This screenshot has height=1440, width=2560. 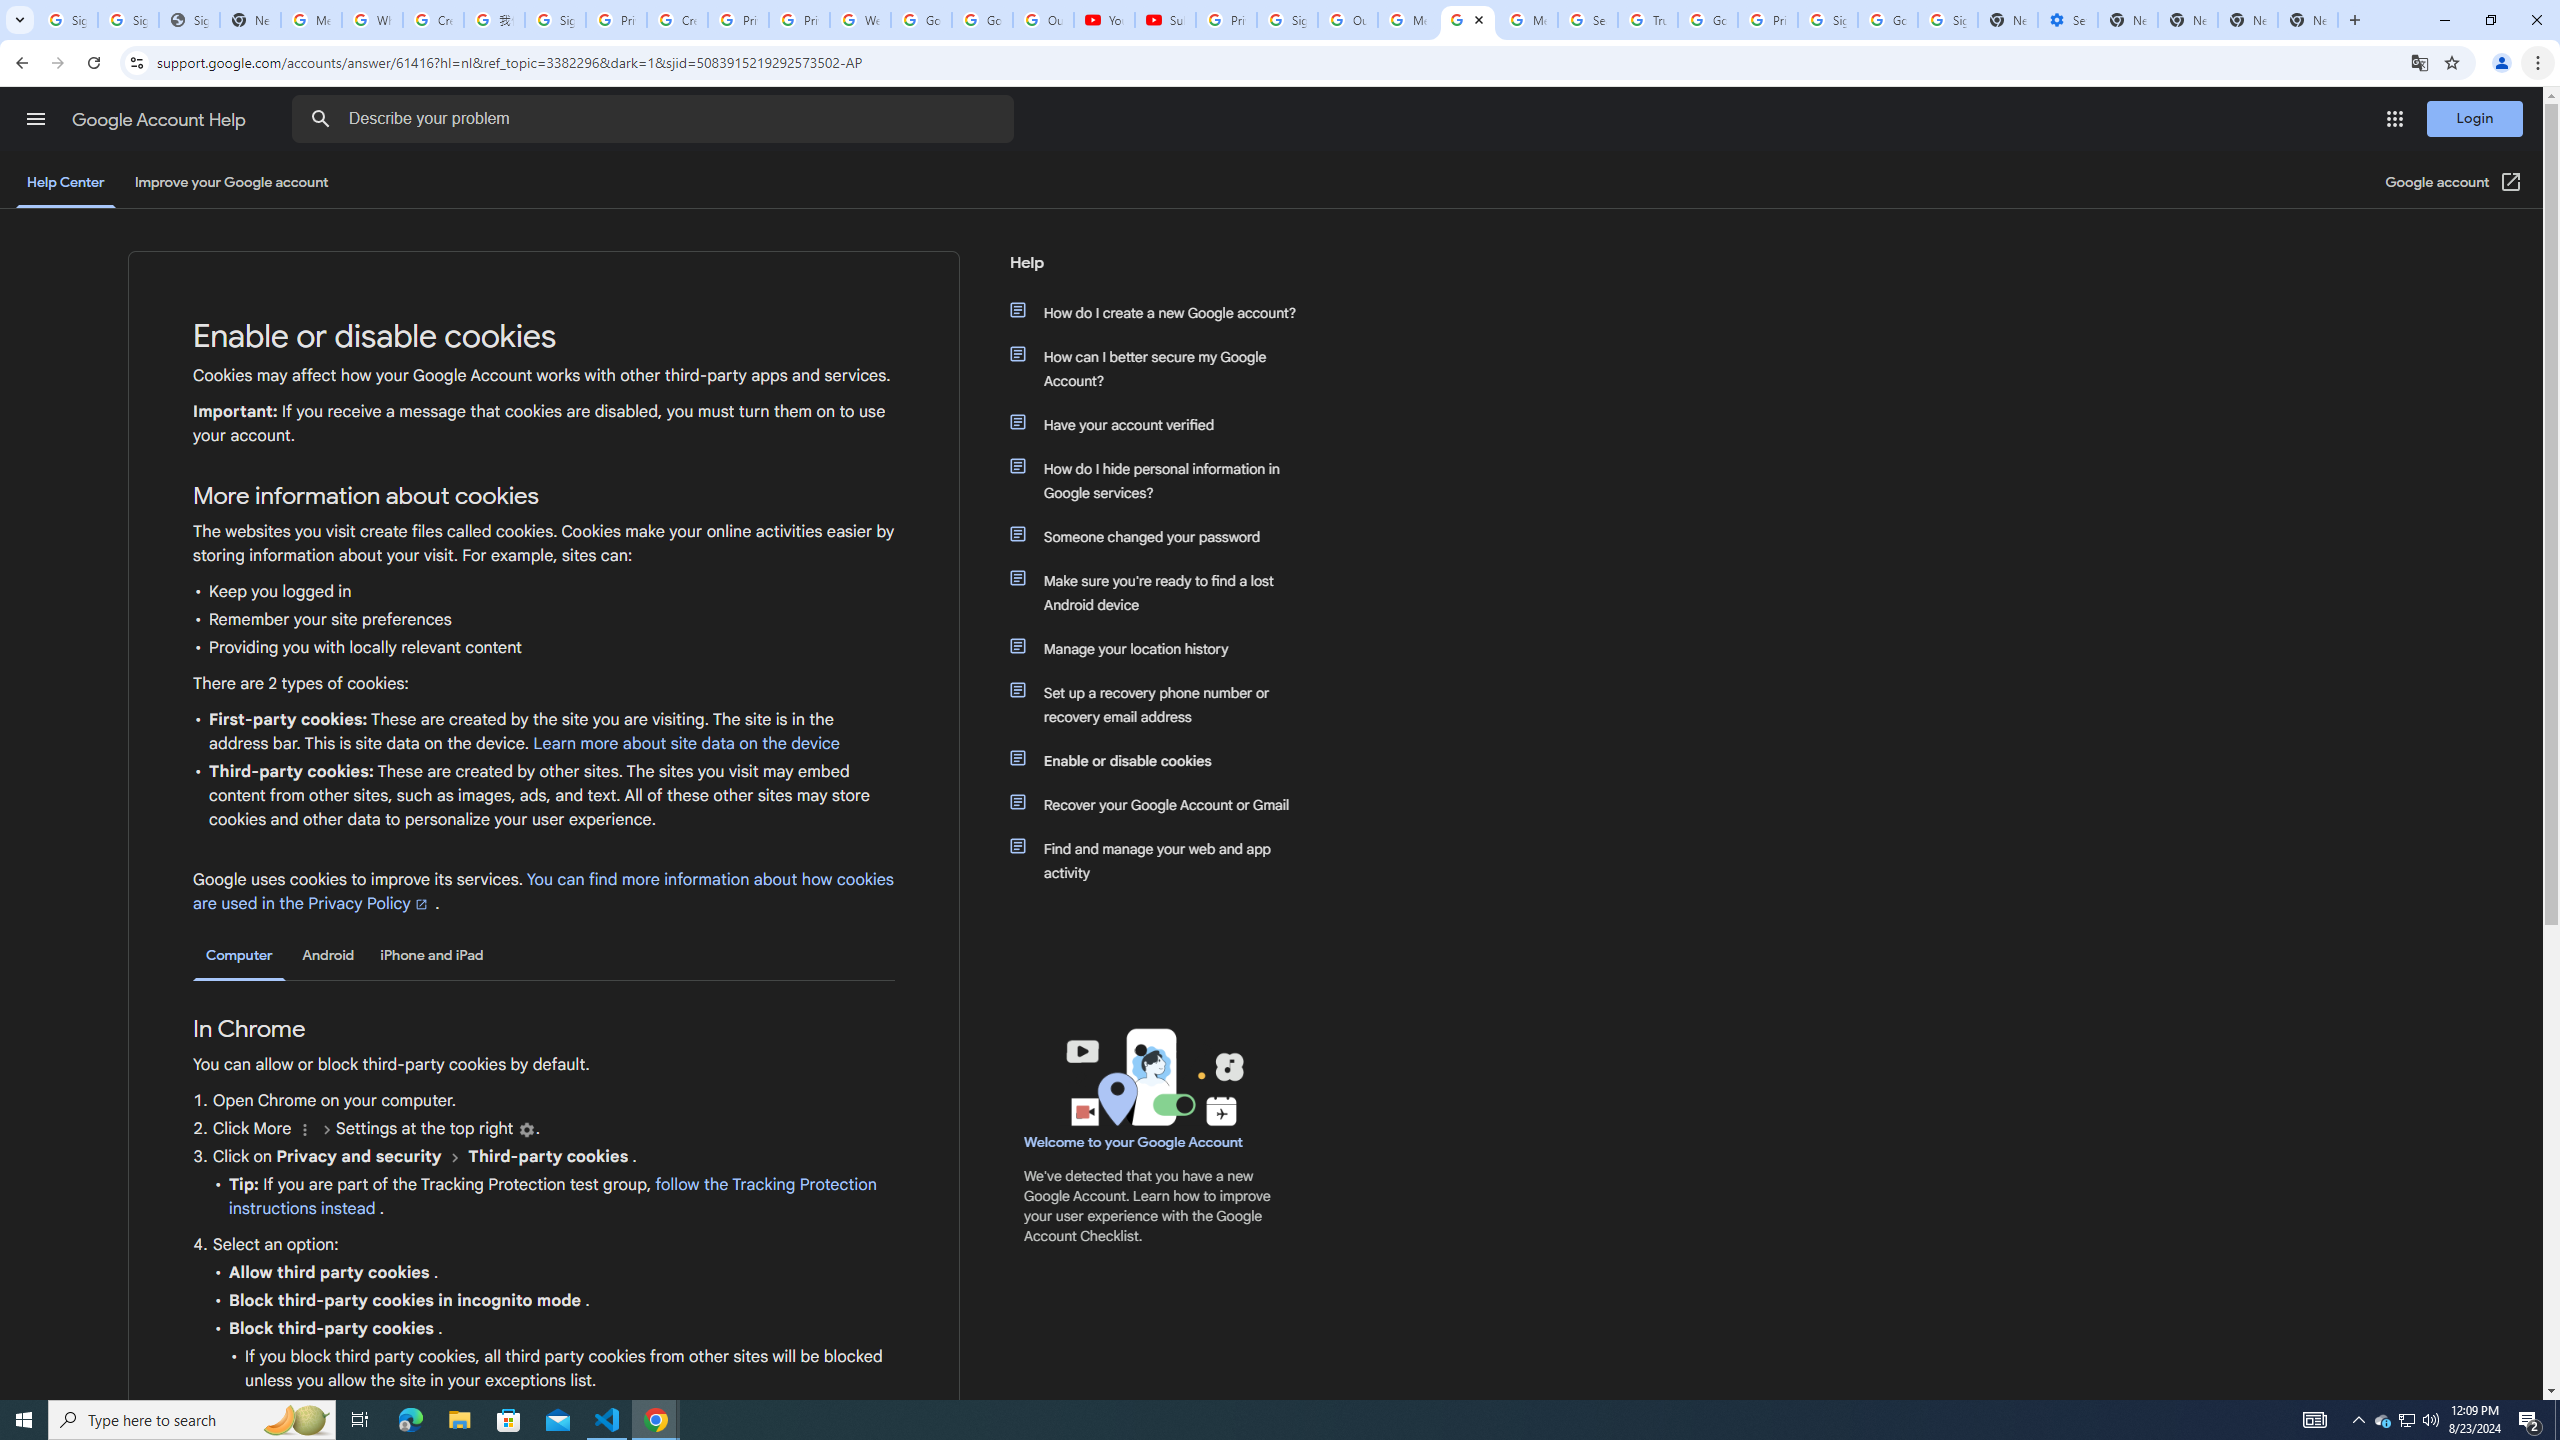 I want to click on 'More', so click(x=303, y=1129).